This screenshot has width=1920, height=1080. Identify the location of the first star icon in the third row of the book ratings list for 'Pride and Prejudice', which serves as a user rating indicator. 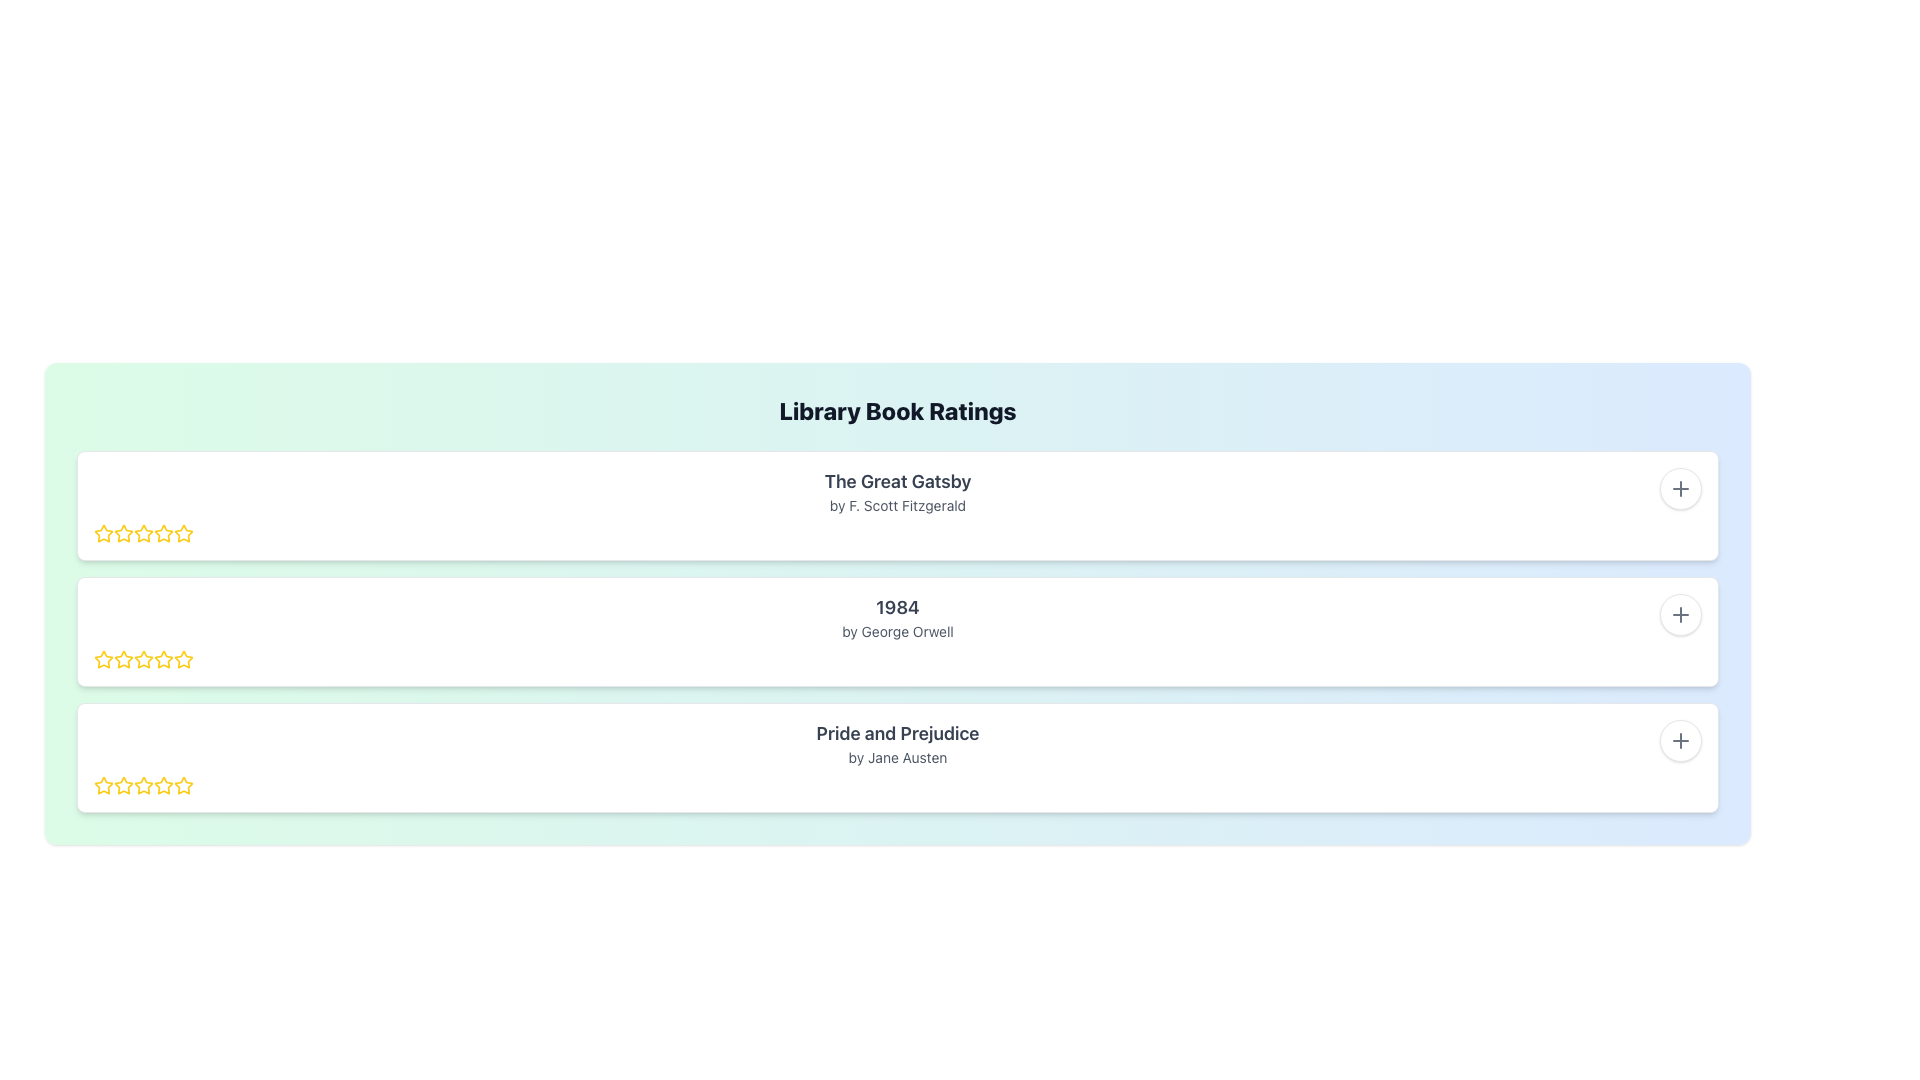
(103, 784).